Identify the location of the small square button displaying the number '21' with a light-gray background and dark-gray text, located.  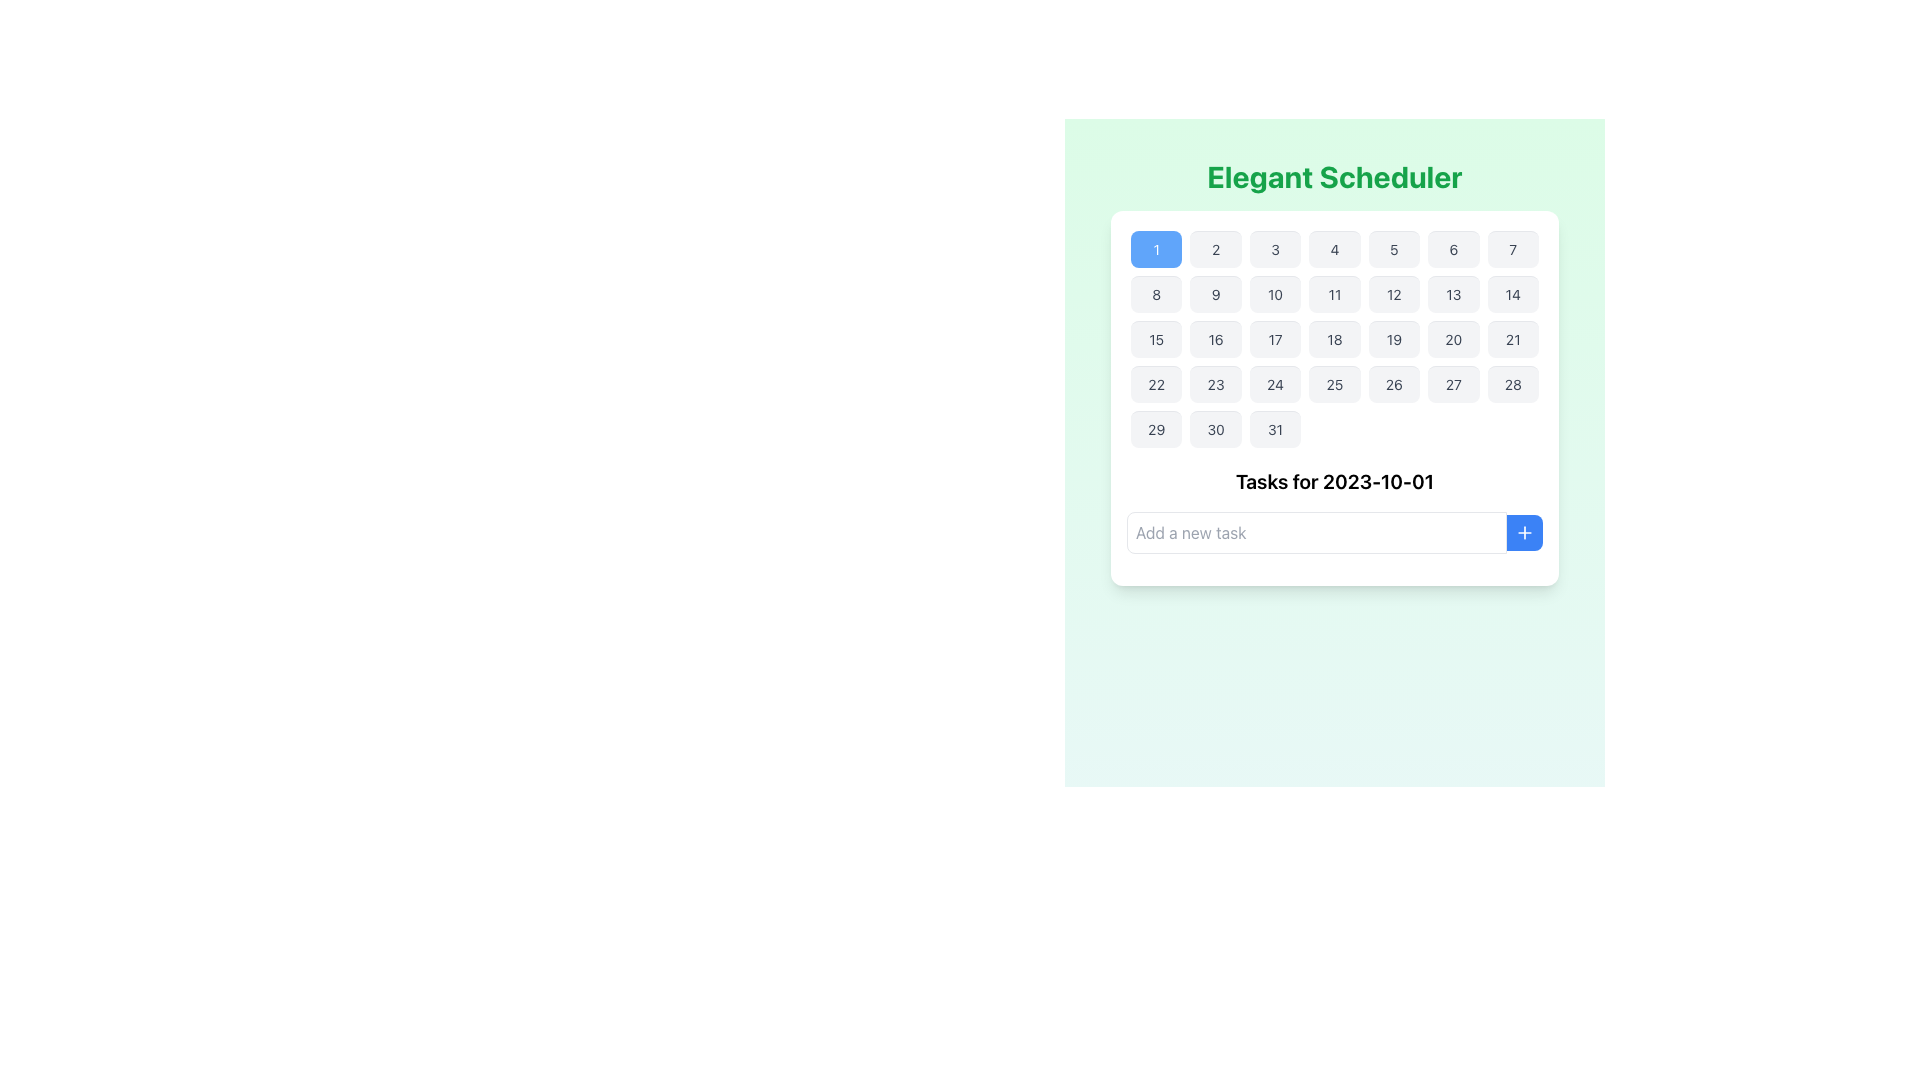
(1513, 338).